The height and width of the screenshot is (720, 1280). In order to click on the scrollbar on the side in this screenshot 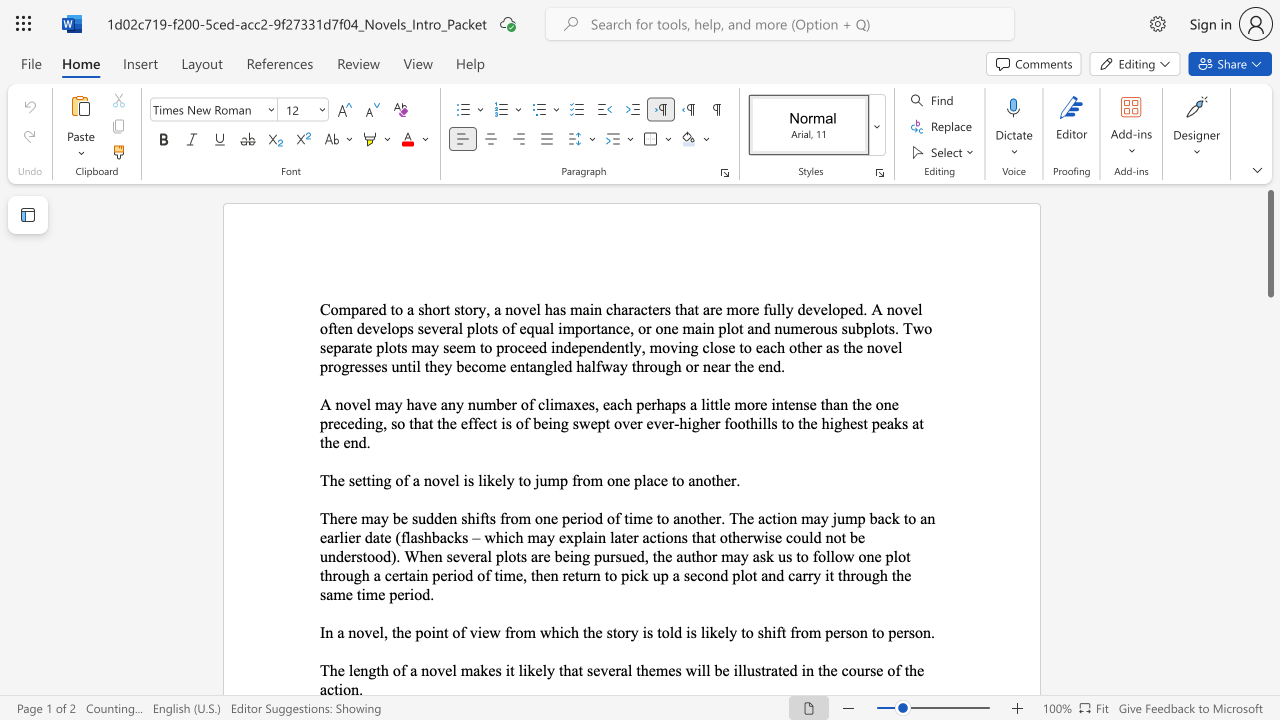, I will do `click(1269, 438)`.